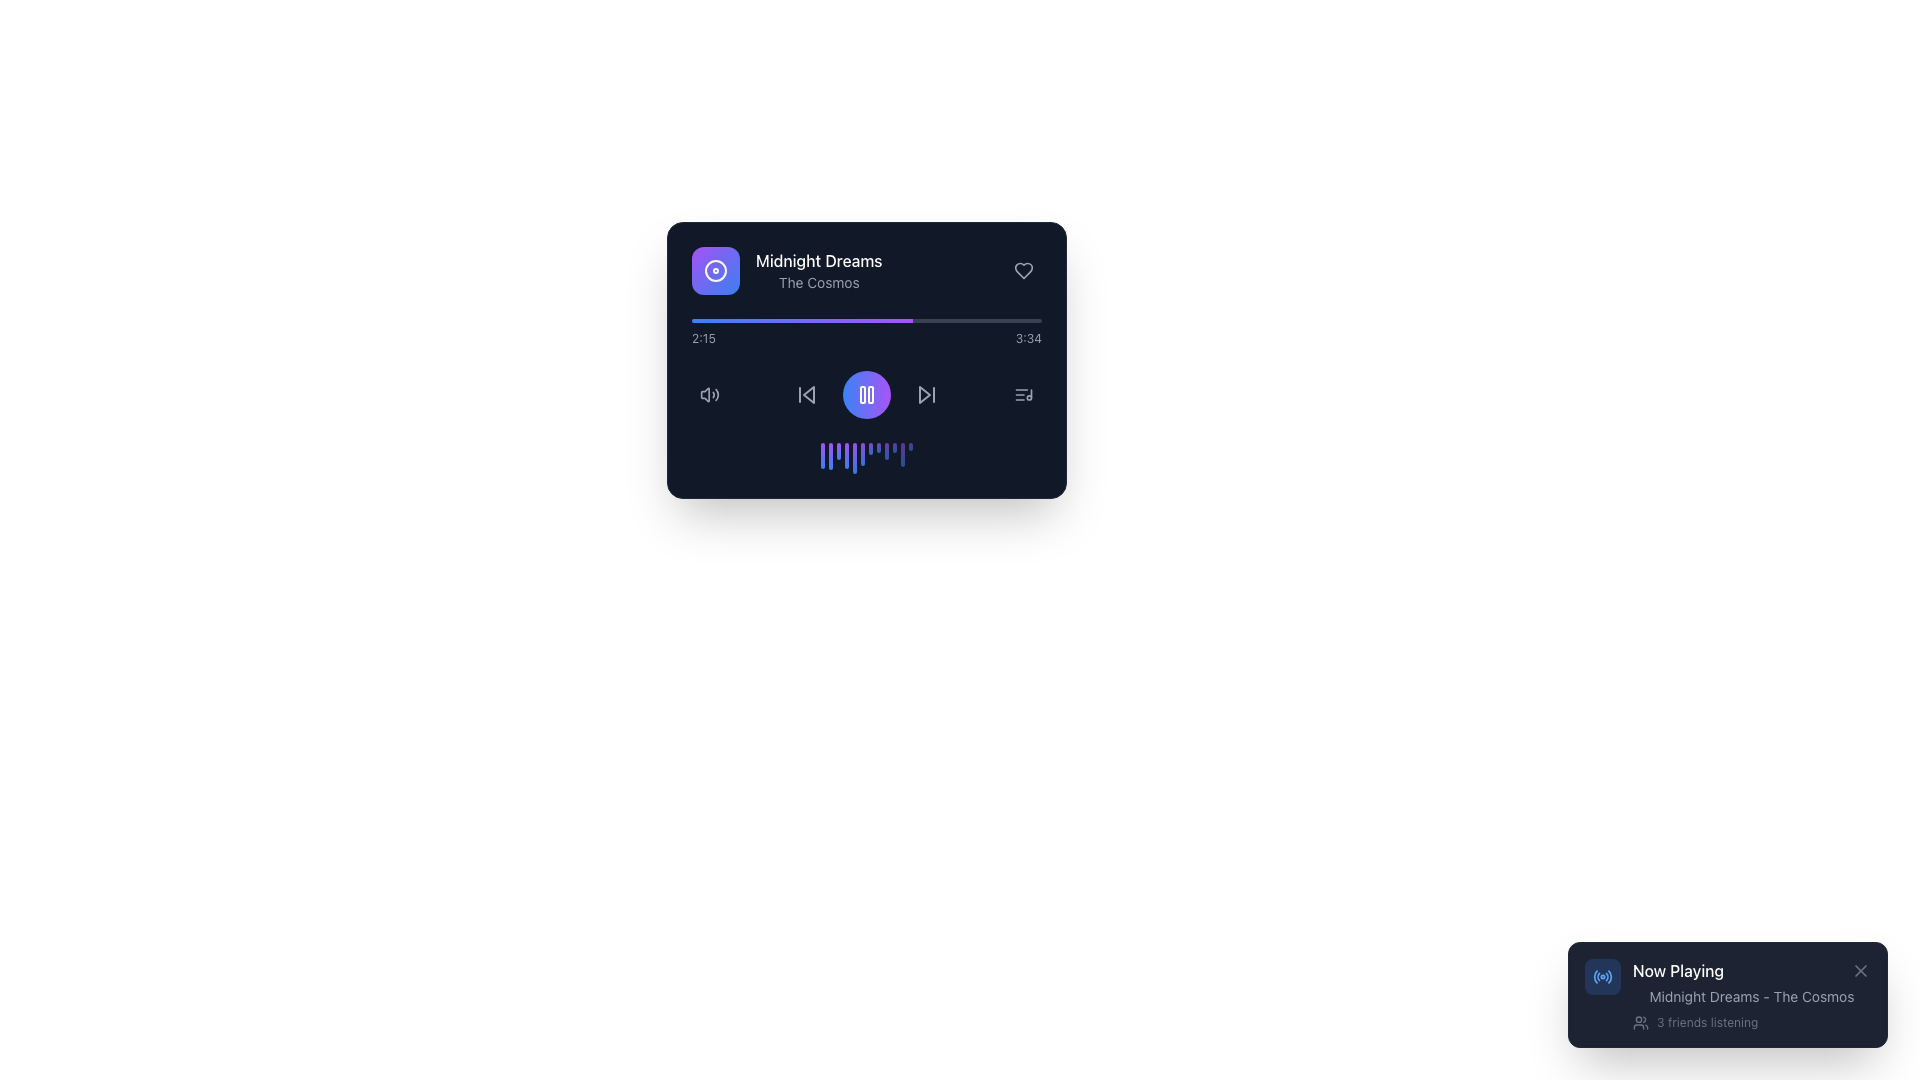 Image resolution: width=1920 pixels, height=1080 pixels. Describe the element at coordinates (925, 394) in the screenshot. I see `the next item Icon button in the media player to skip forward` at that location.